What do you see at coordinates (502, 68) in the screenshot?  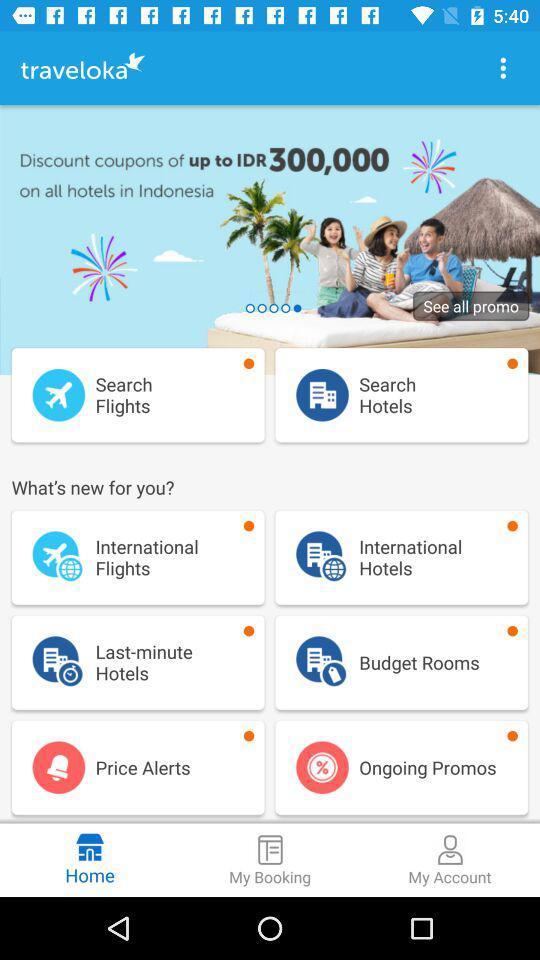 I see `menu` at bounding box center [502, 68].